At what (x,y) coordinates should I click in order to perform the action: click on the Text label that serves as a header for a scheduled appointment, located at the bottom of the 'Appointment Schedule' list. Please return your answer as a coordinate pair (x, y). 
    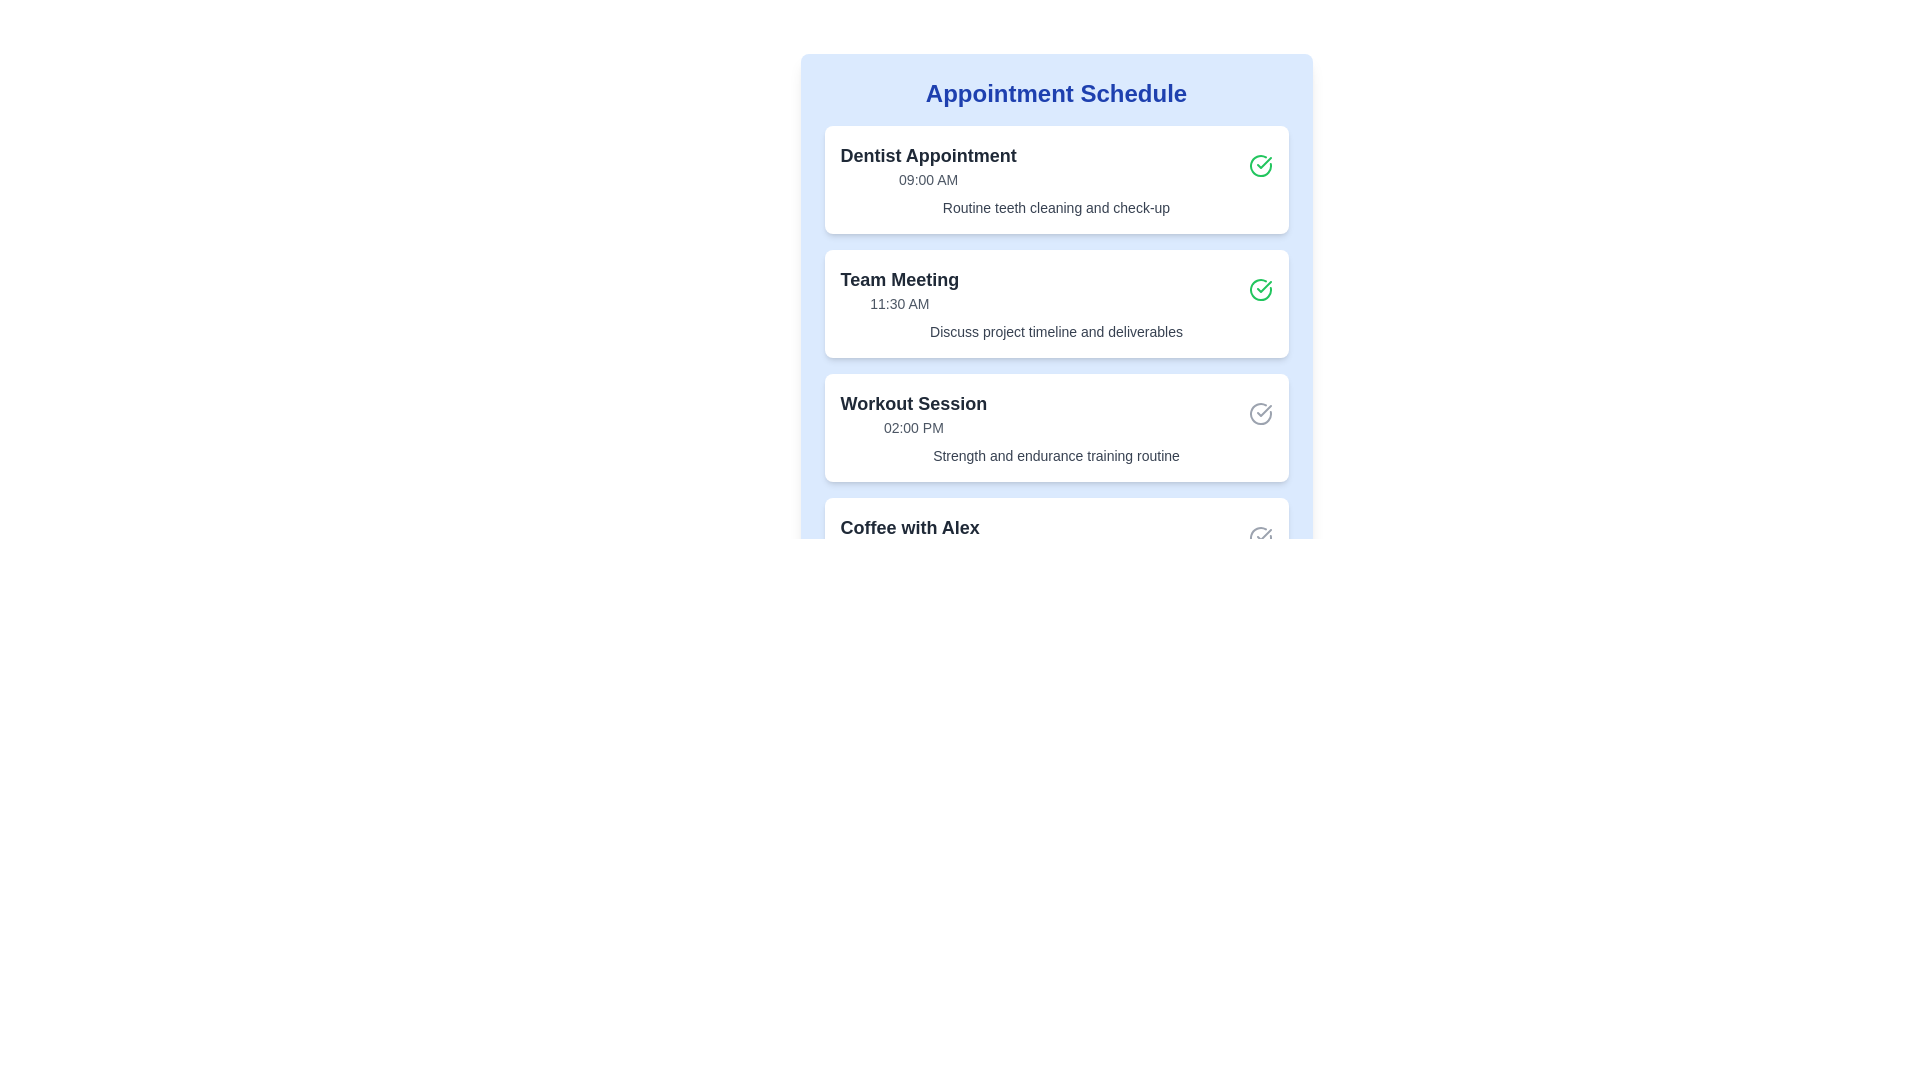
    Looking at the image, I should click on (909, 527).